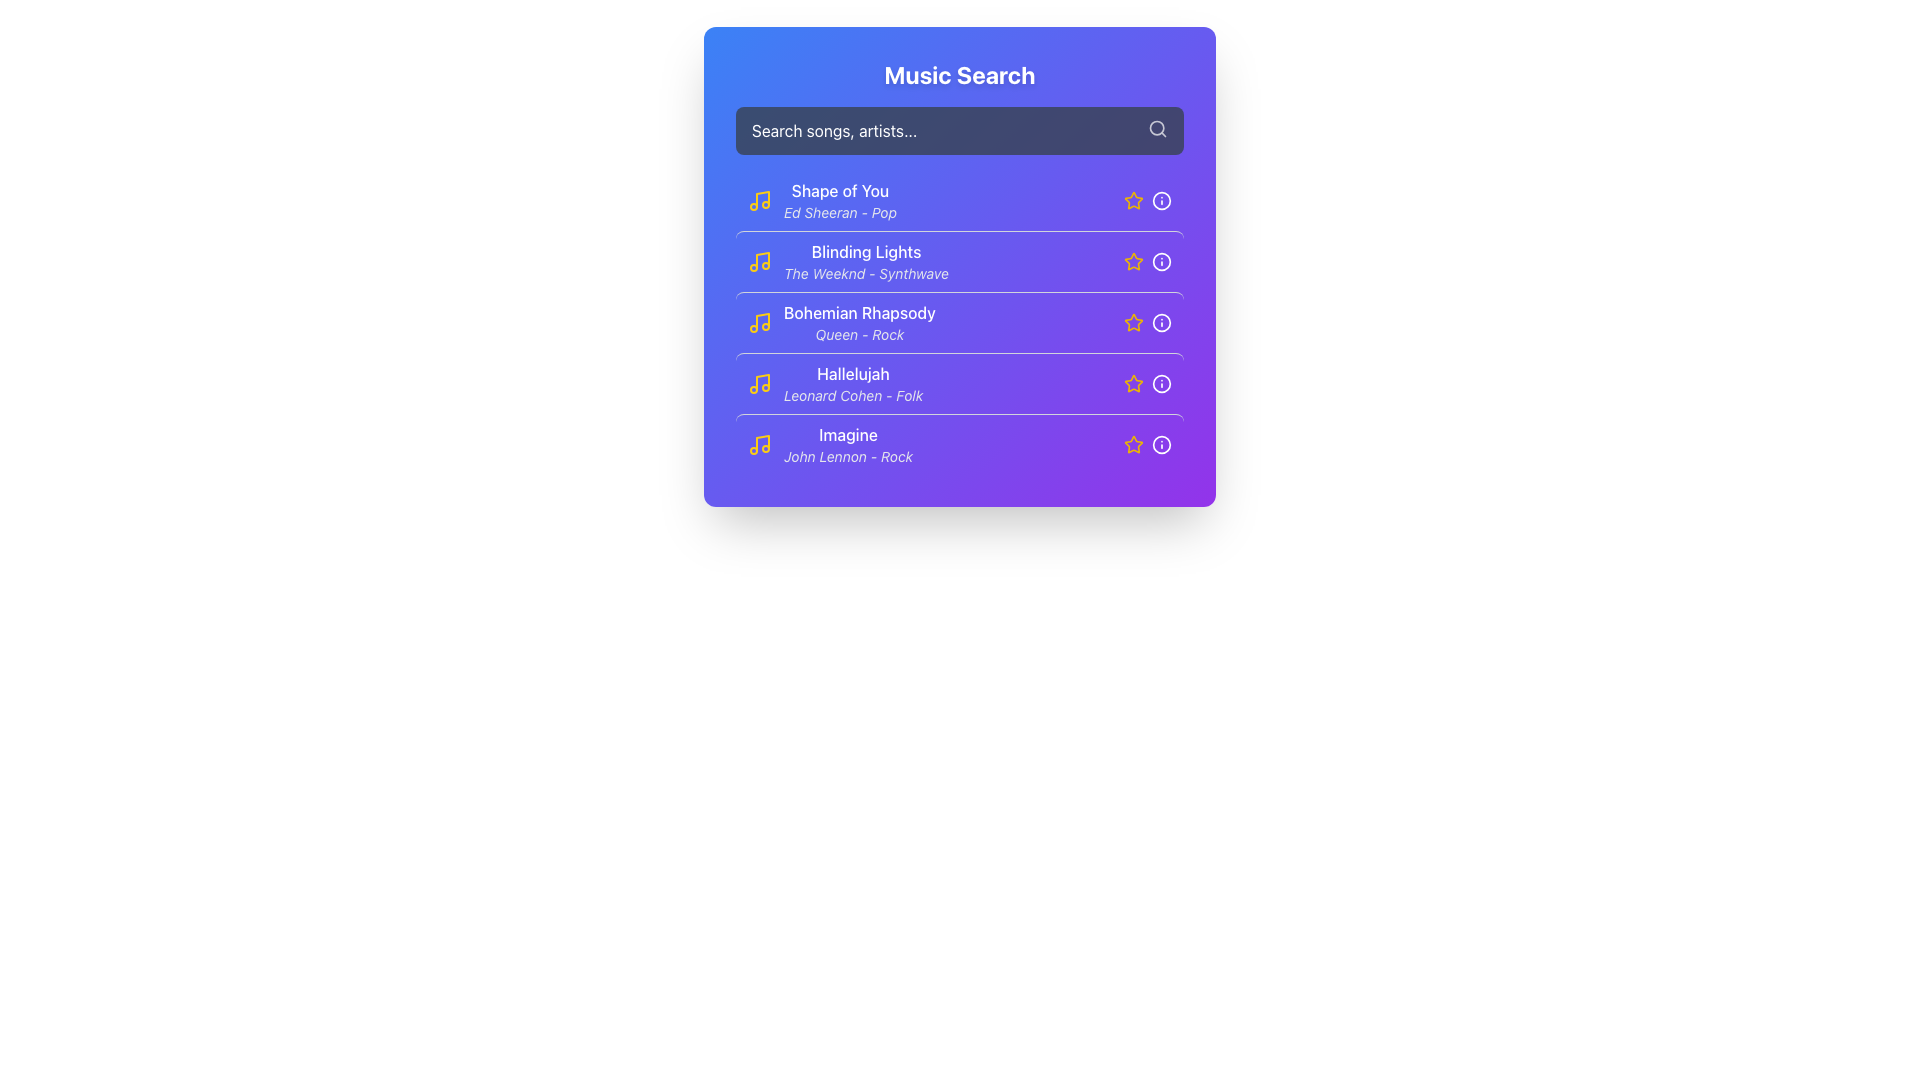 This screenshot has width=1920, height=1080. I want to click on the star-shaped icon with a yellow outline in the 'Hallelujah' row of the music search panel to mark the song as a favorite, so click(1133, 384).